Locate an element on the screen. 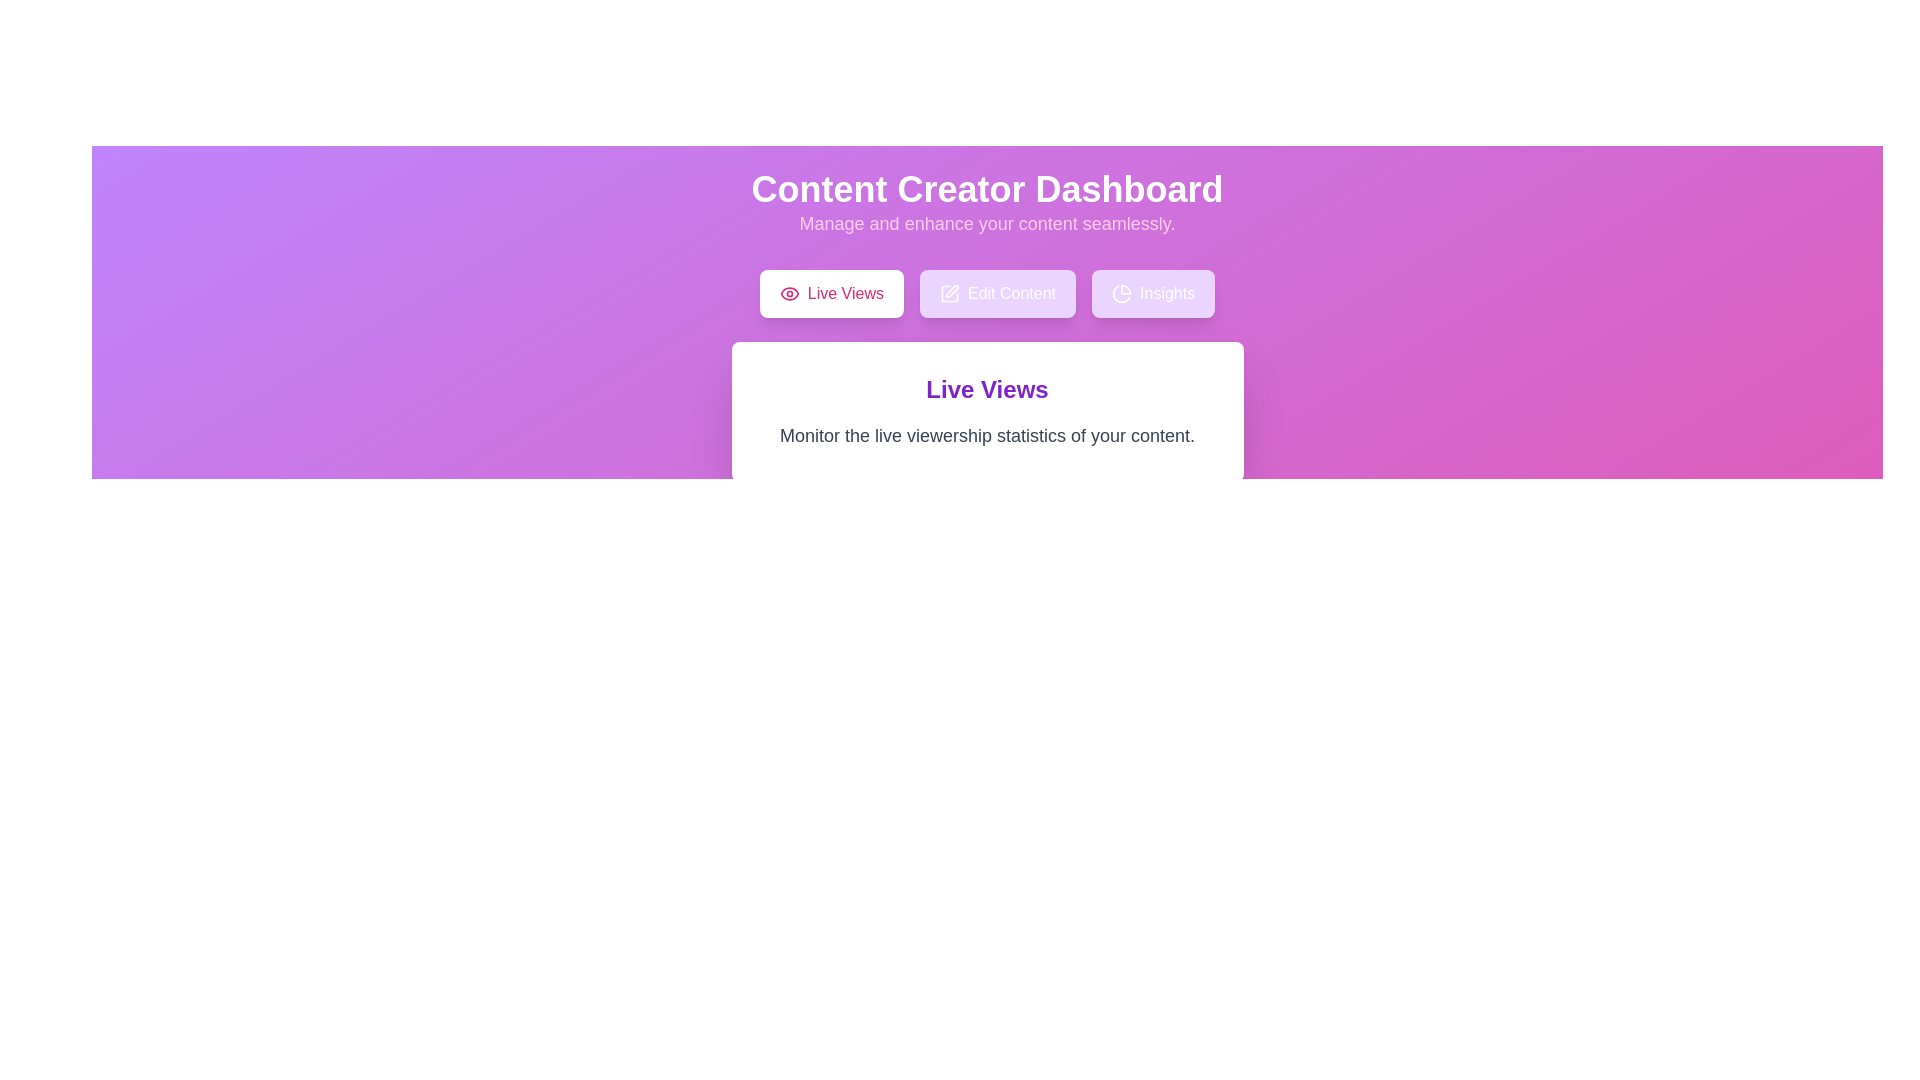 The width and height of the screenshot is (1920, 1080). the tab labeled Live Views is located at coordinates (831, 293).